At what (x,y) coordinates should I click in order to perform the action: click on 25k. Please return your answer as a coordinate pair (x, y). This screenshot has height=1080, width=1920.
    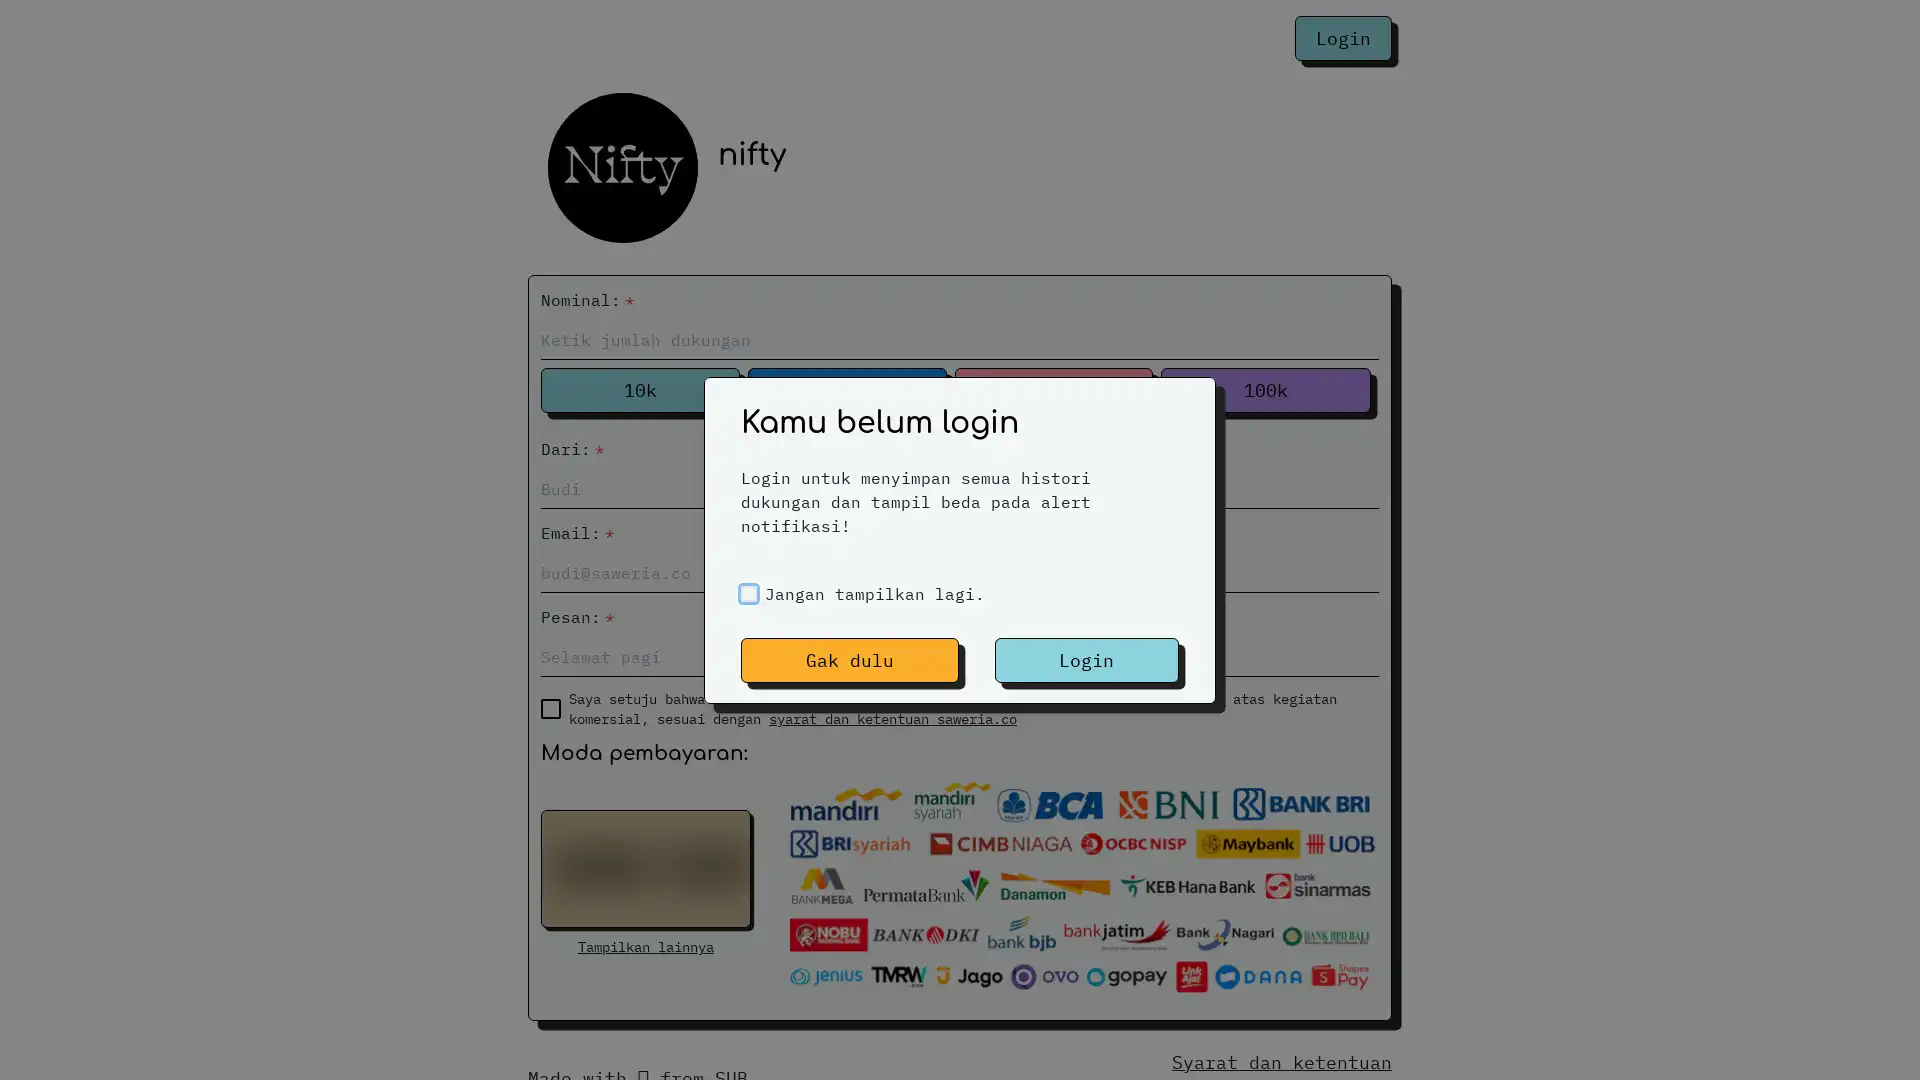
    Looking at the image, I should click on (846, 390).